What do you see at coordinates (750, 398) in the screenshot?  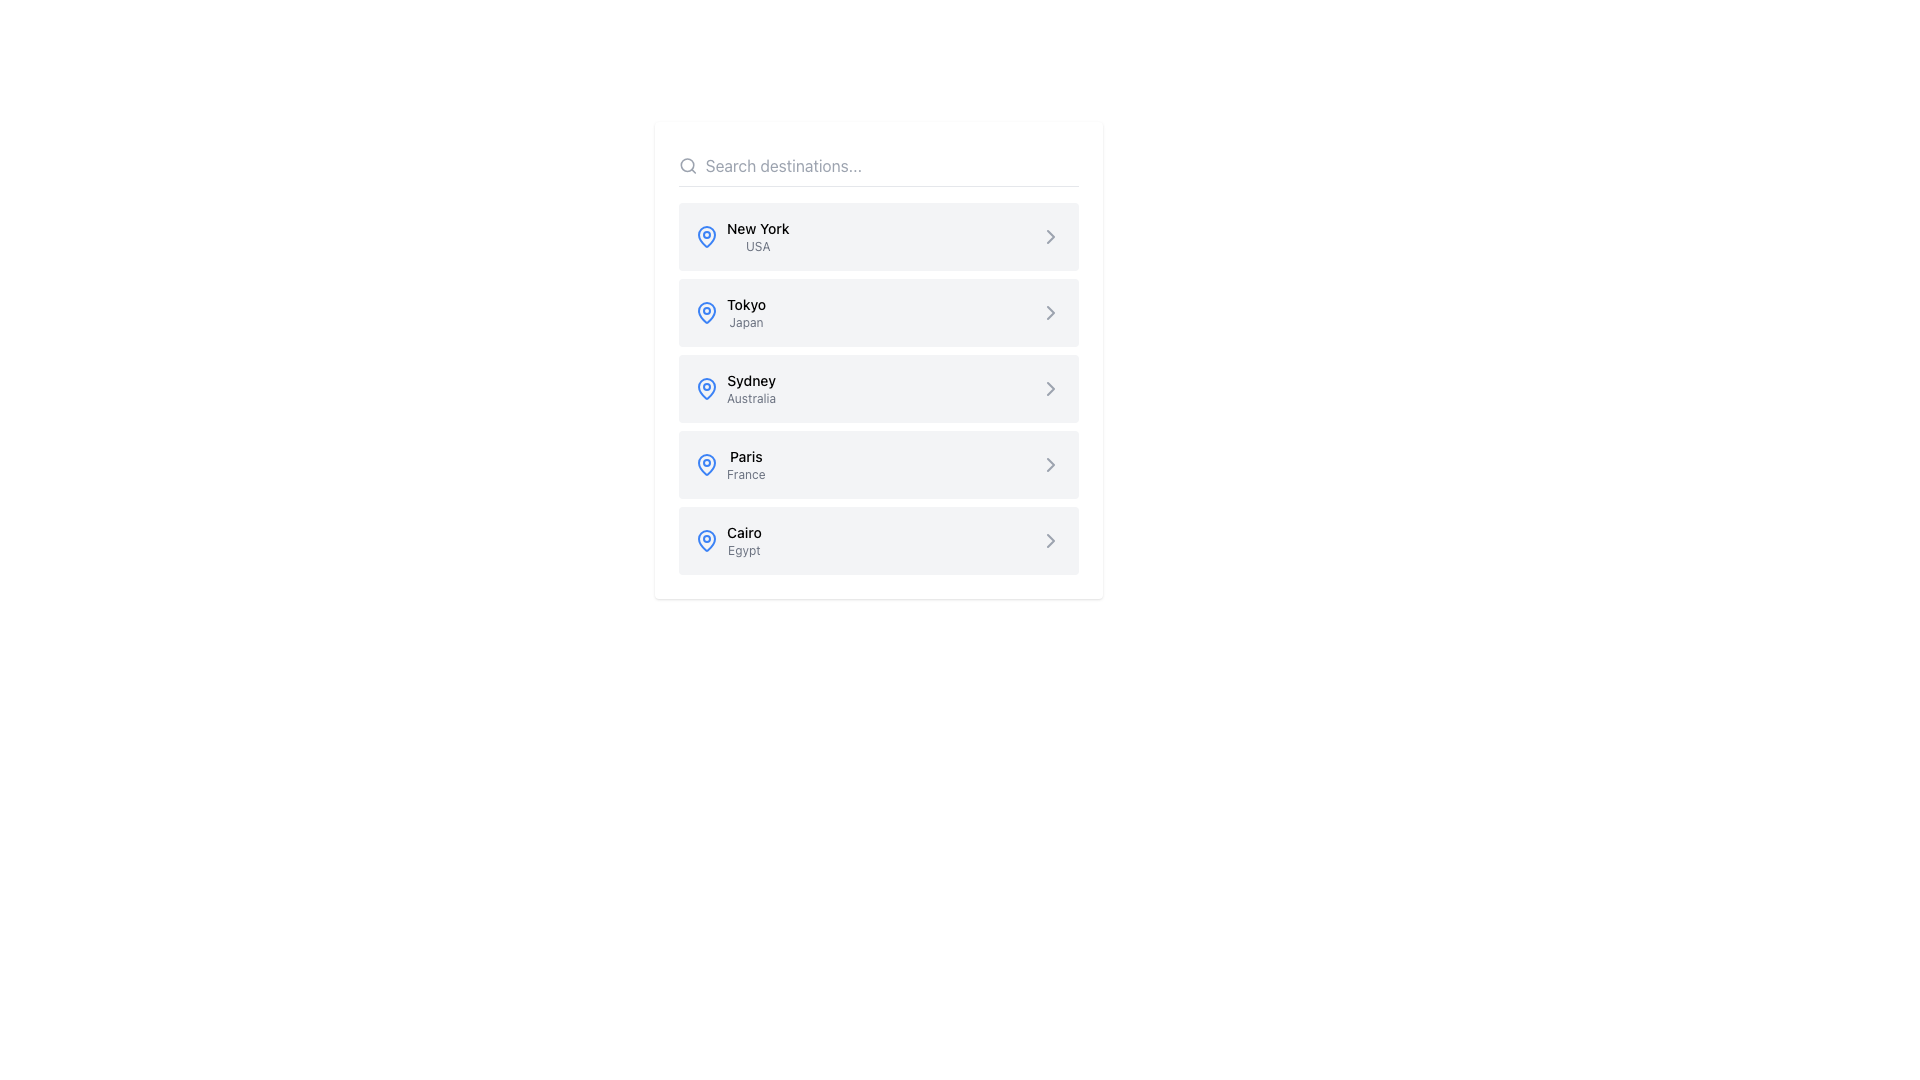 I see `text label displaying 'Australia', which is styled in a small font size and light gray color, located beneath the 'Sydney' label in the list` at bounding box center [750, 398].